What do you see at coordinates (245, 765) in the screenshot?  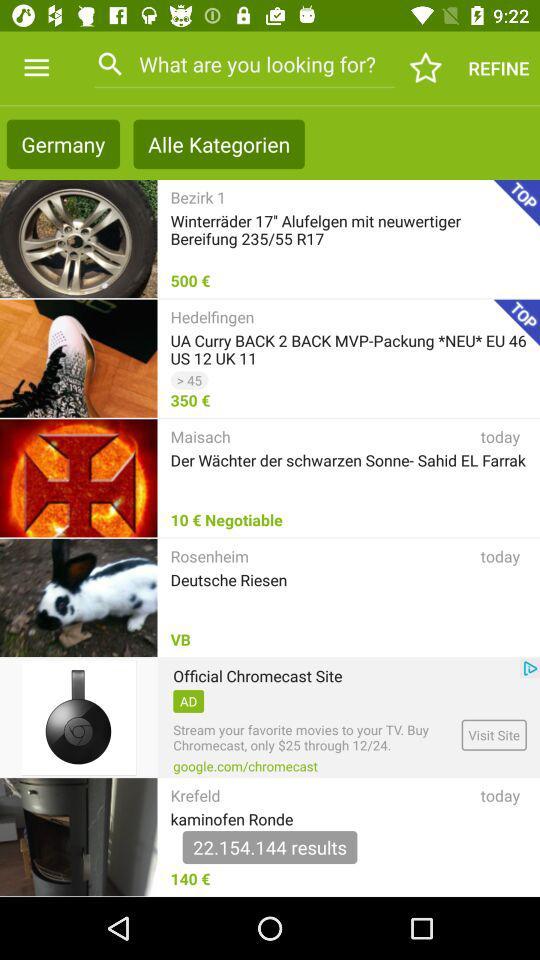 I see `icon next to the visit site` at bounding box center [245, 765].